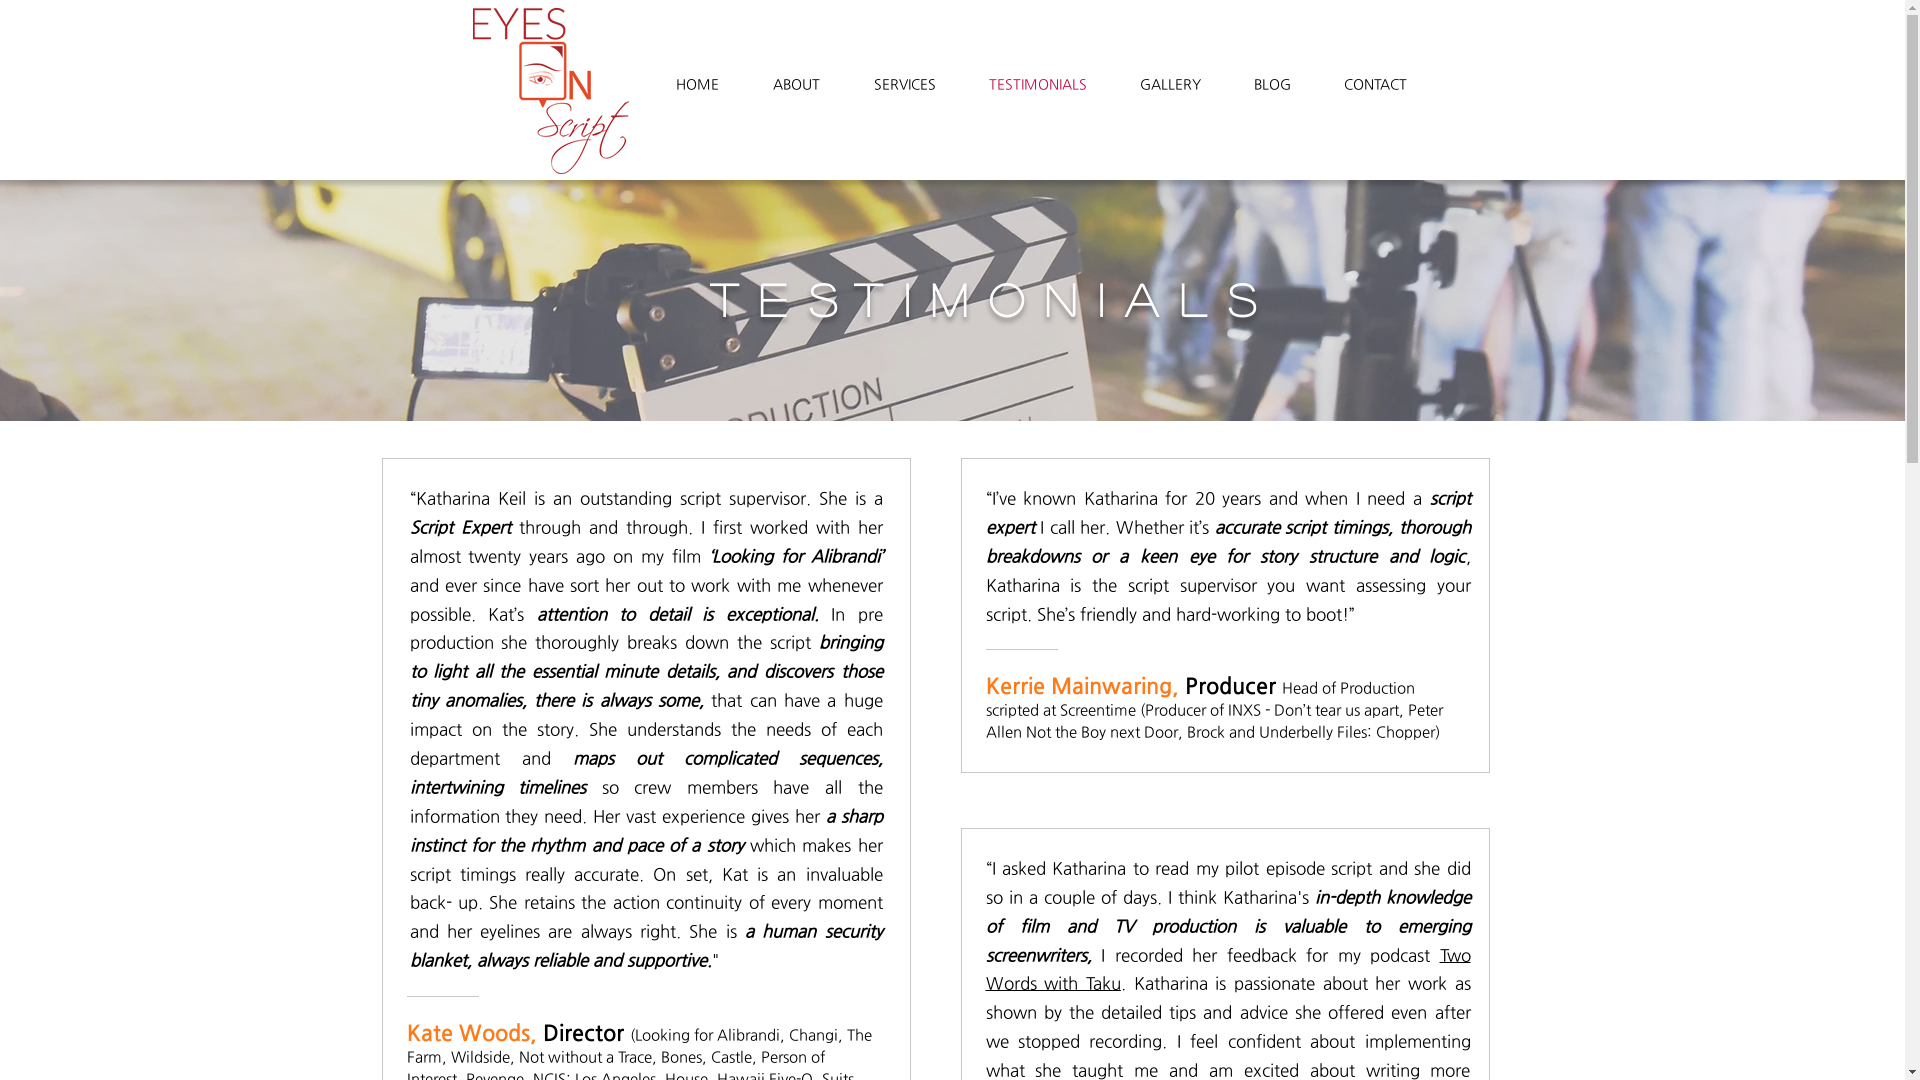  What do you see at coordinates (795, 83) in the screenshot?
I see `'ABOUT'` at bounding box center [795, 83].